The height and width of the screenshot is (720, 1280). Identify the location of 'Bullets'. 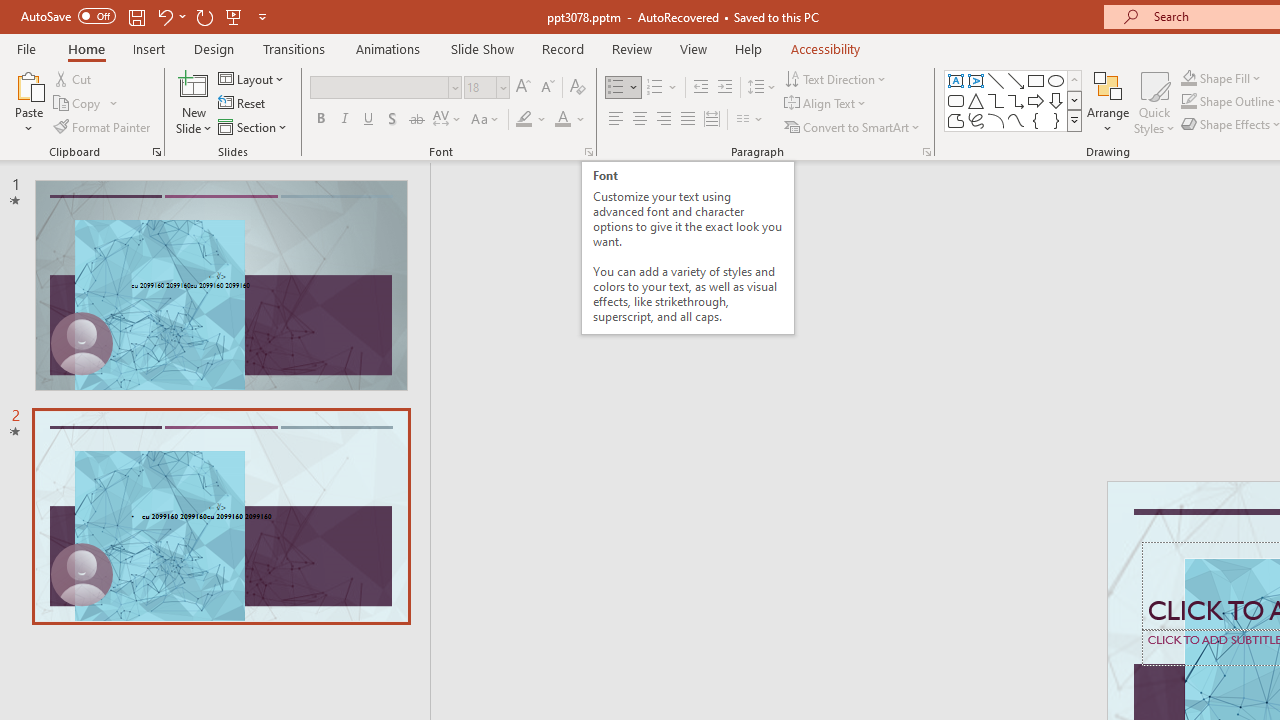
(615, 86).